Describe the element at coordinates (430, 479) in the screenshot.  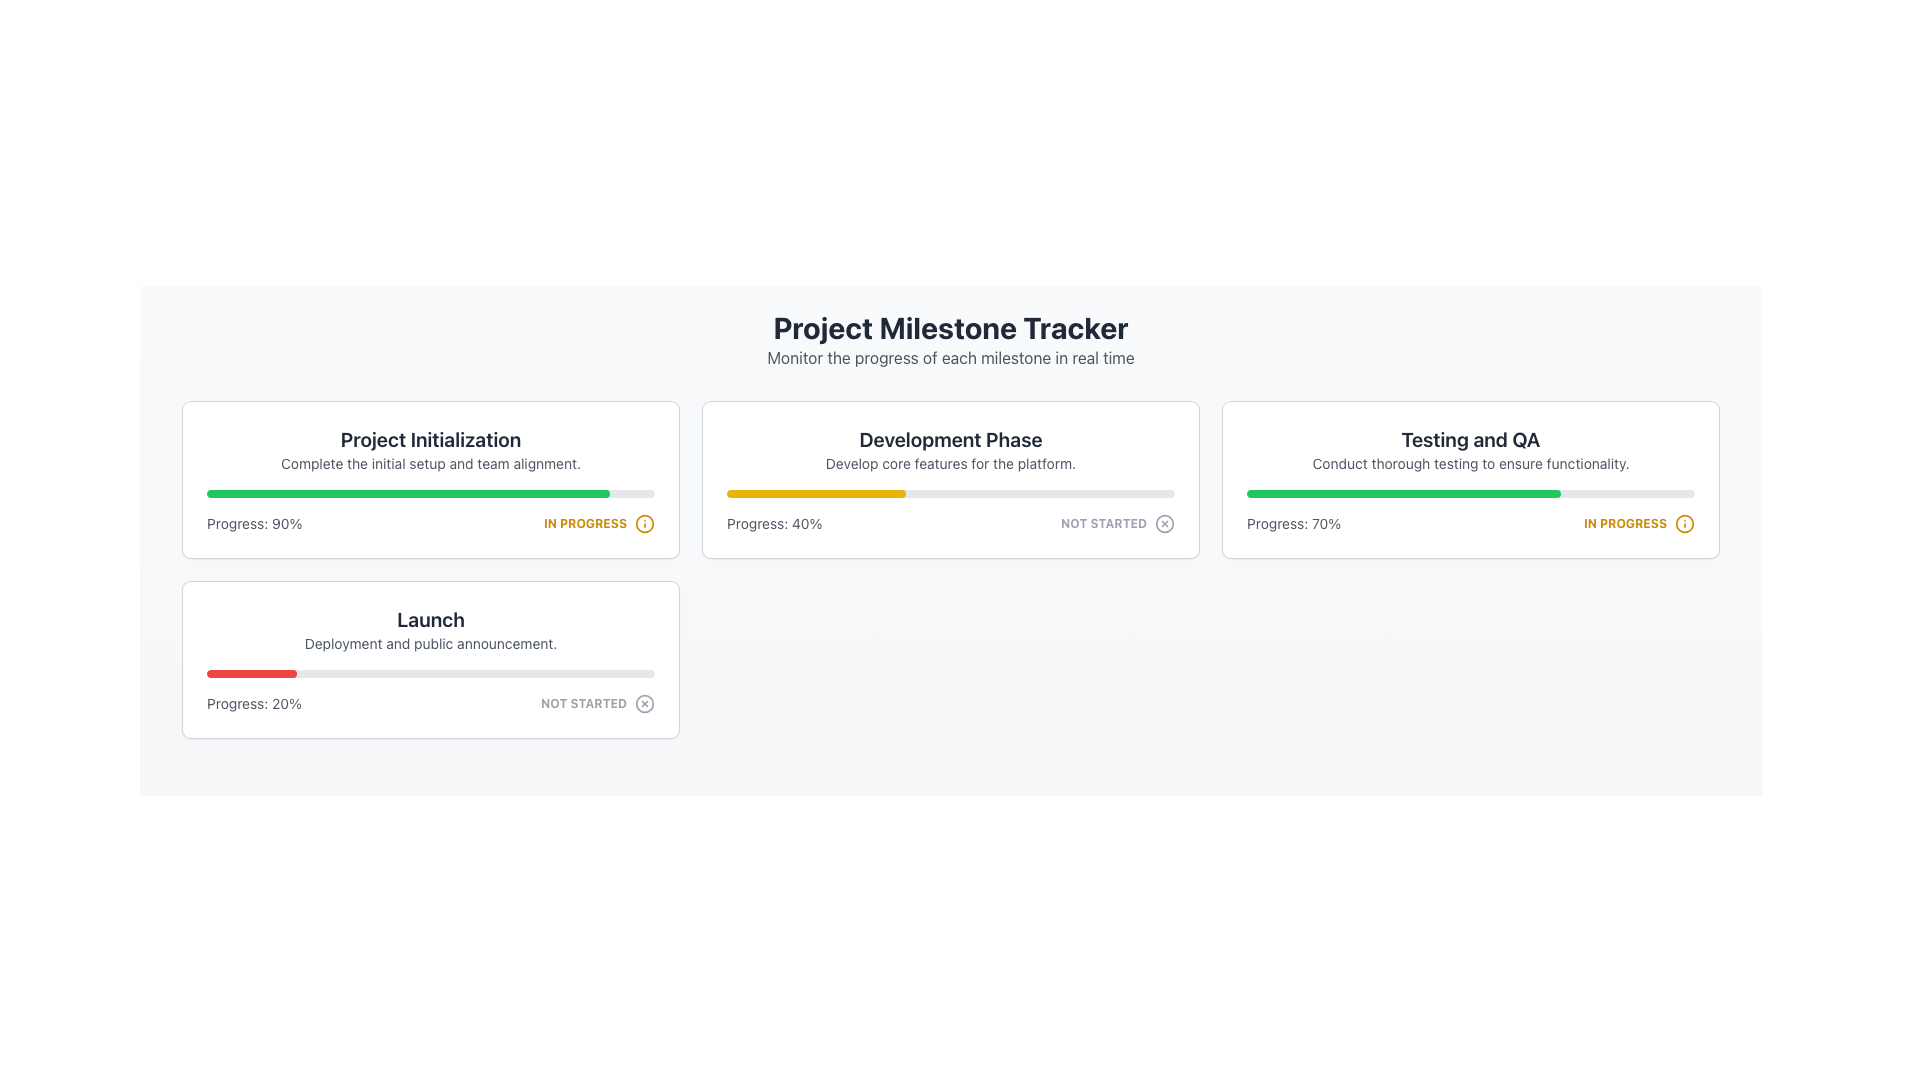
I see `the Card element with the header 'Project Initialization', which has a white background, rounded corners, and displays the progress status as 'Progress: 90%' and 'In Progress'` at that location.